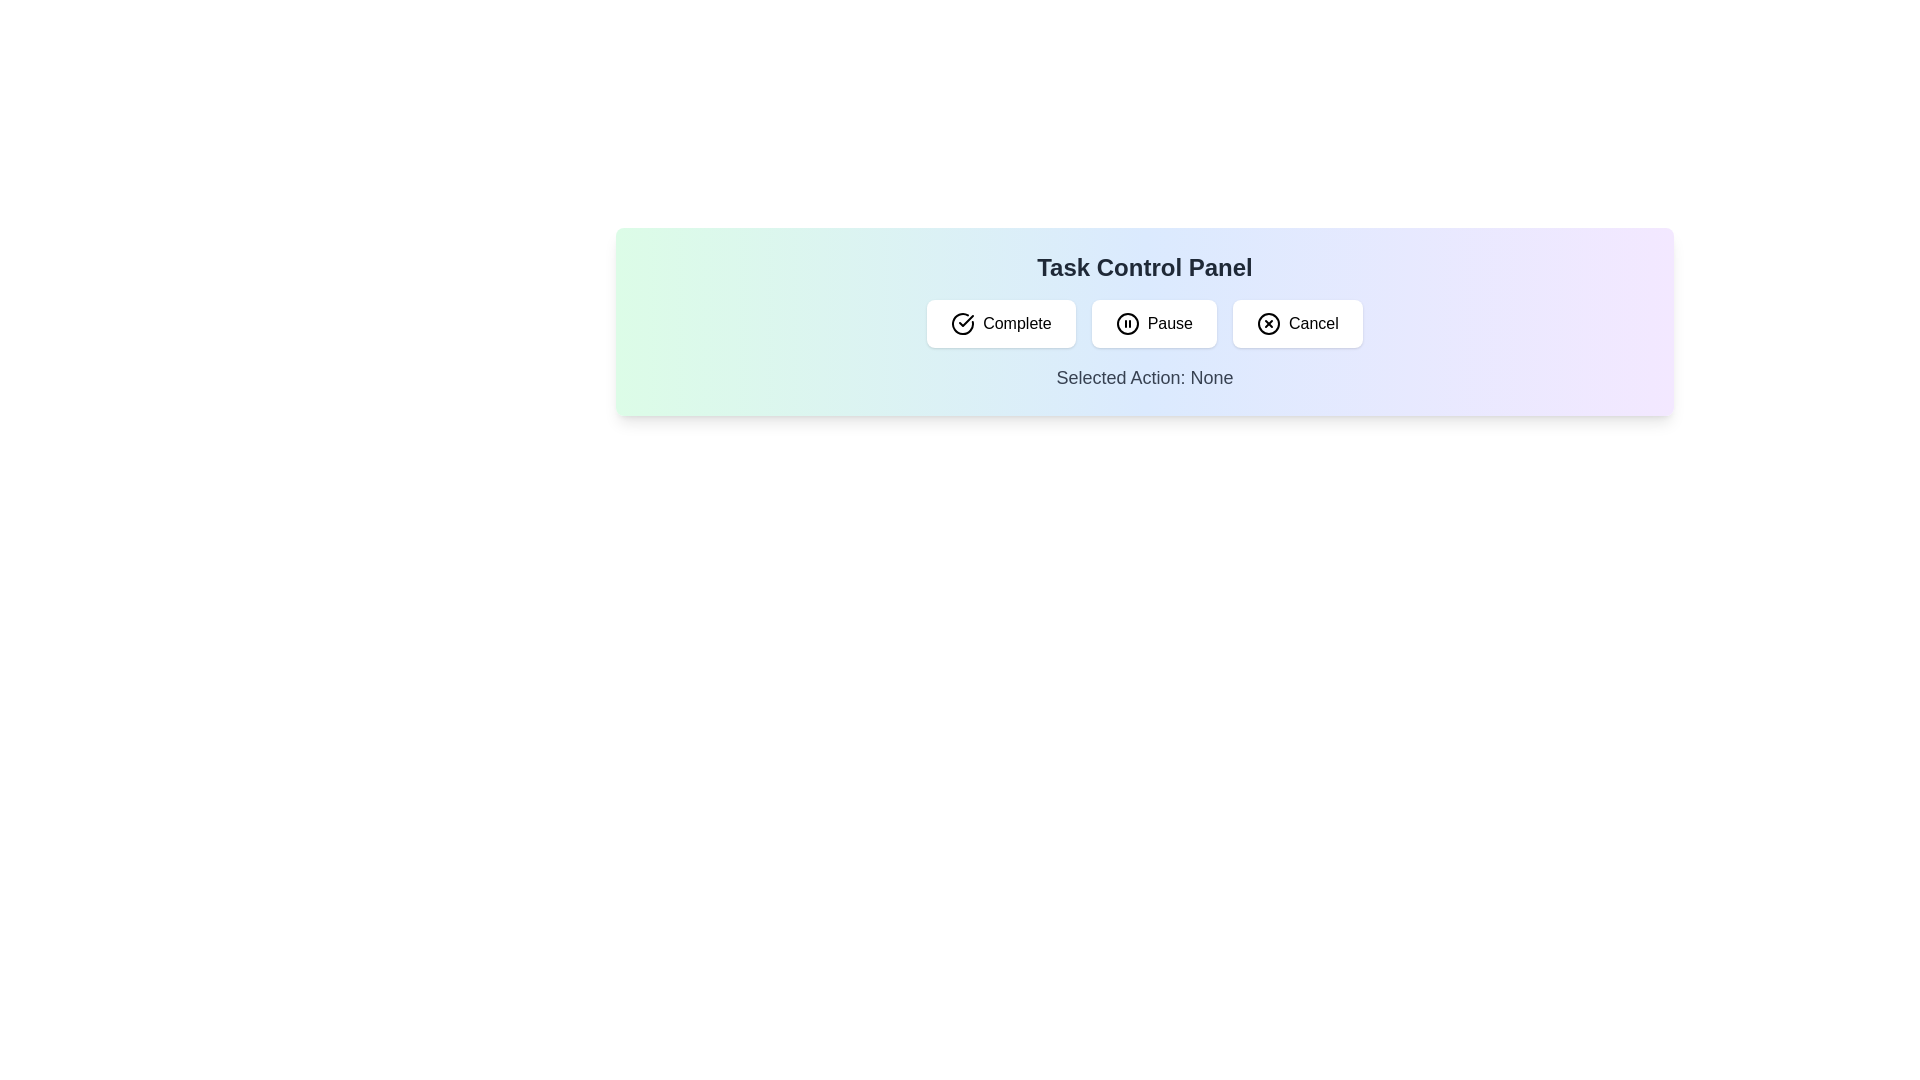  What do you see at coordinates (1127, 323) in the screenshot?
I see `the 'Pause' button which contains the pause icon located at the center of the control panel interface` at bounding box center [1127, 323].